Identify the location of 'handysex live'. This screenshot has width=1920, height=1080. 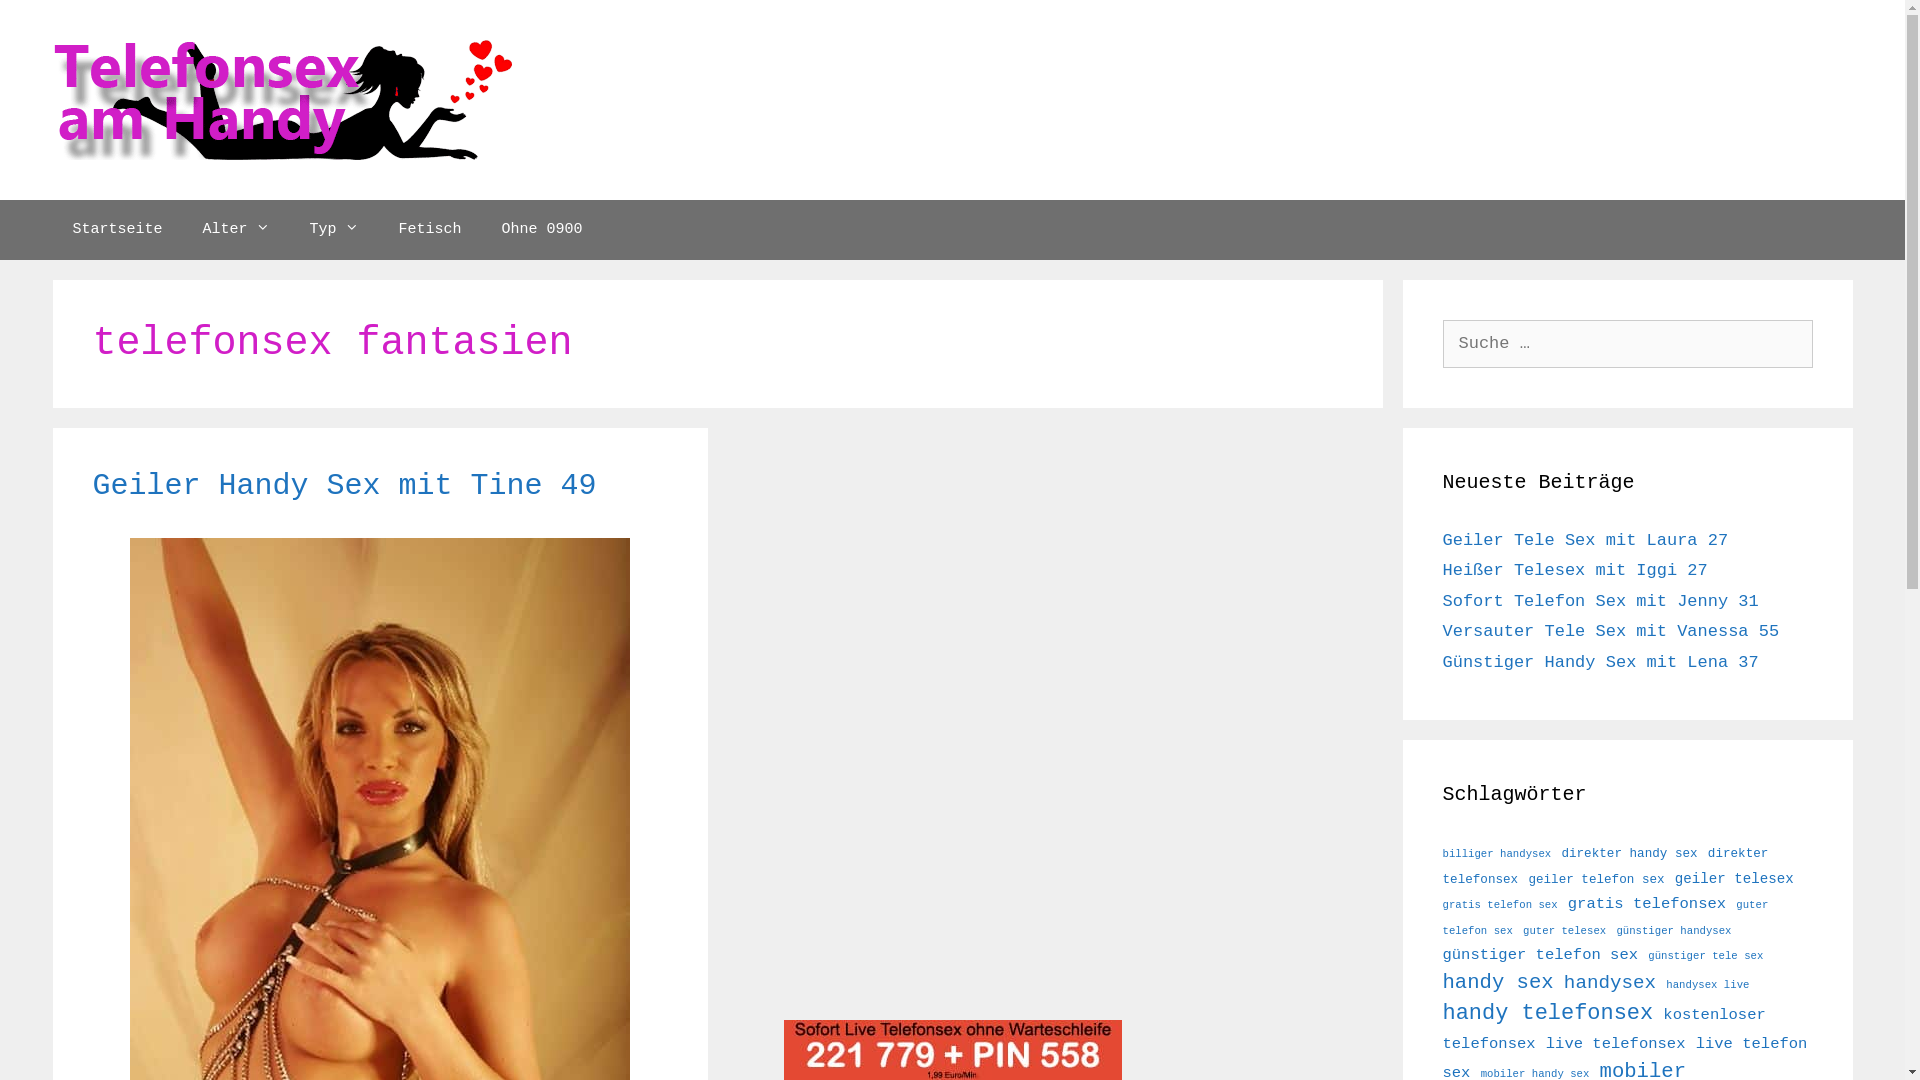
(1706, 982).